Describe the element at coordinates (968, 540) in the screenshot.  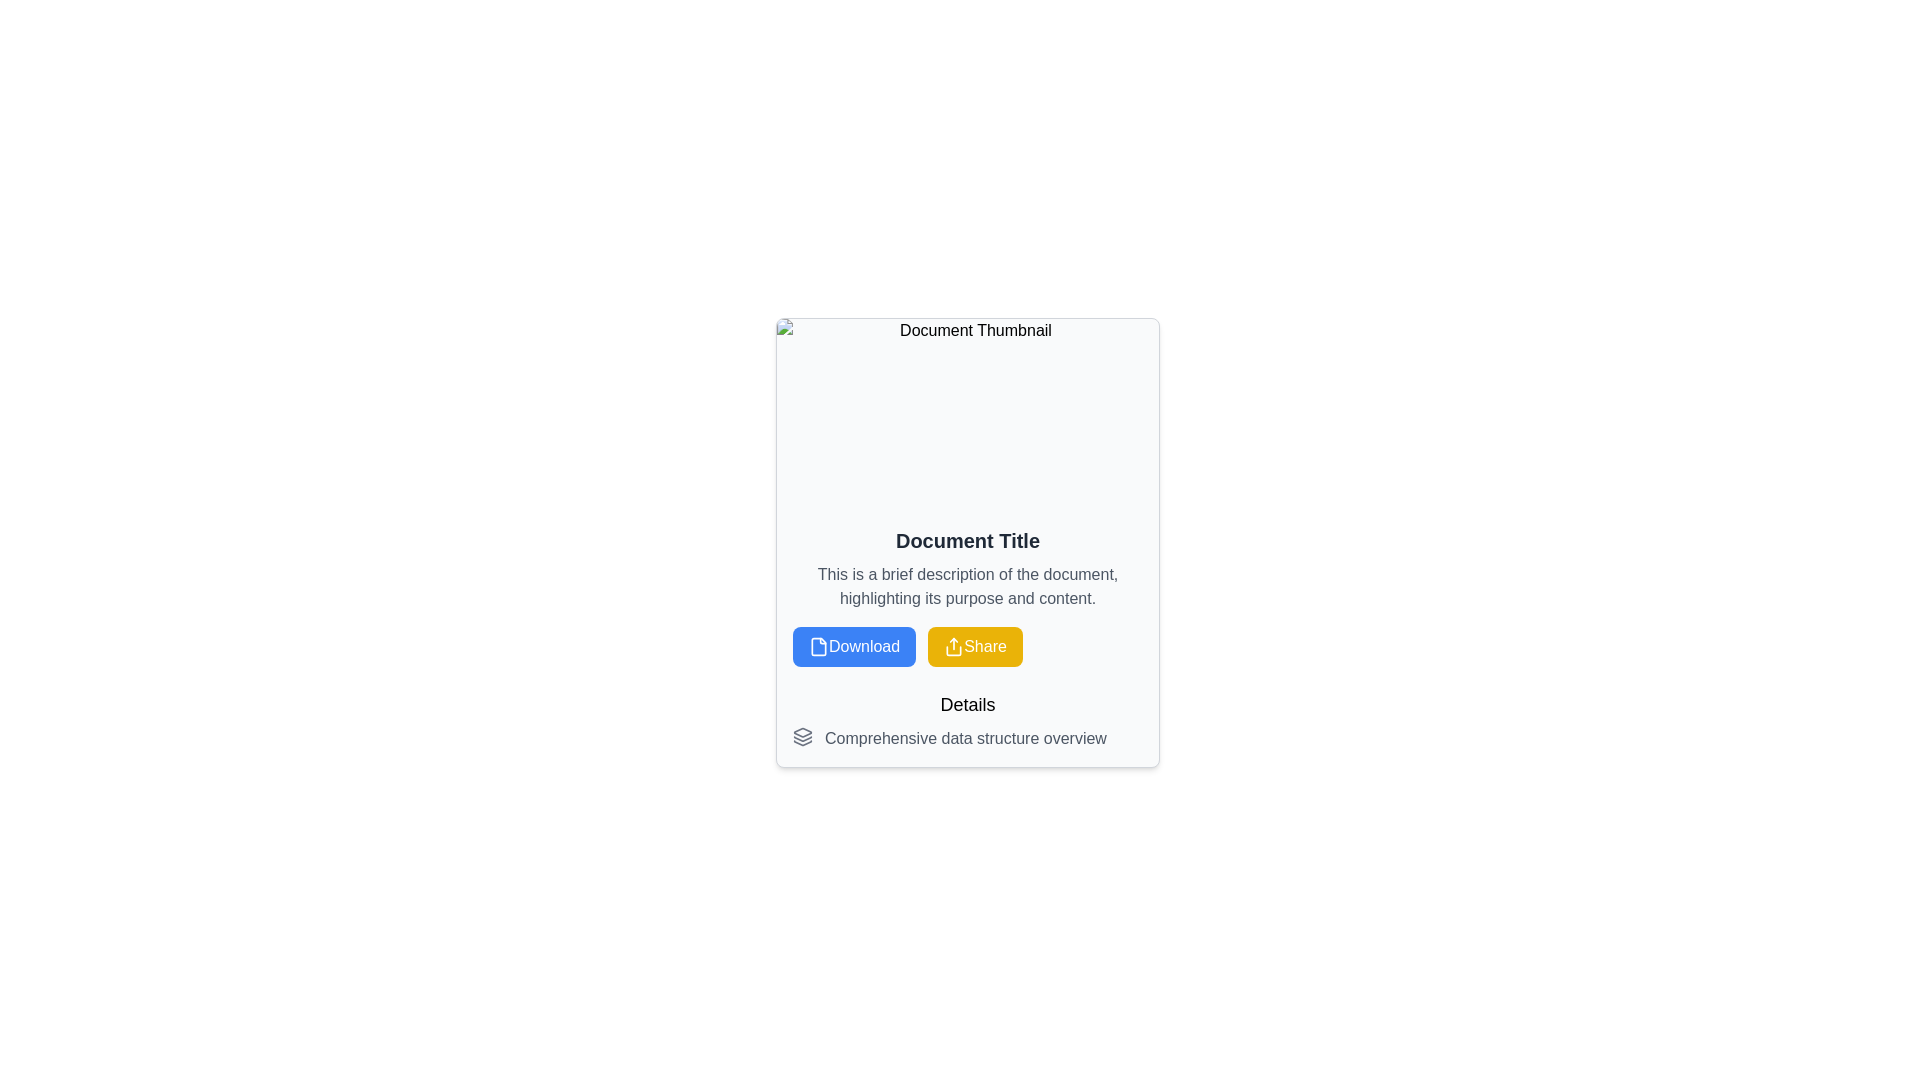
I see `main title Text label that serves as the document identifier, positioned at the top of the content set` at that location.